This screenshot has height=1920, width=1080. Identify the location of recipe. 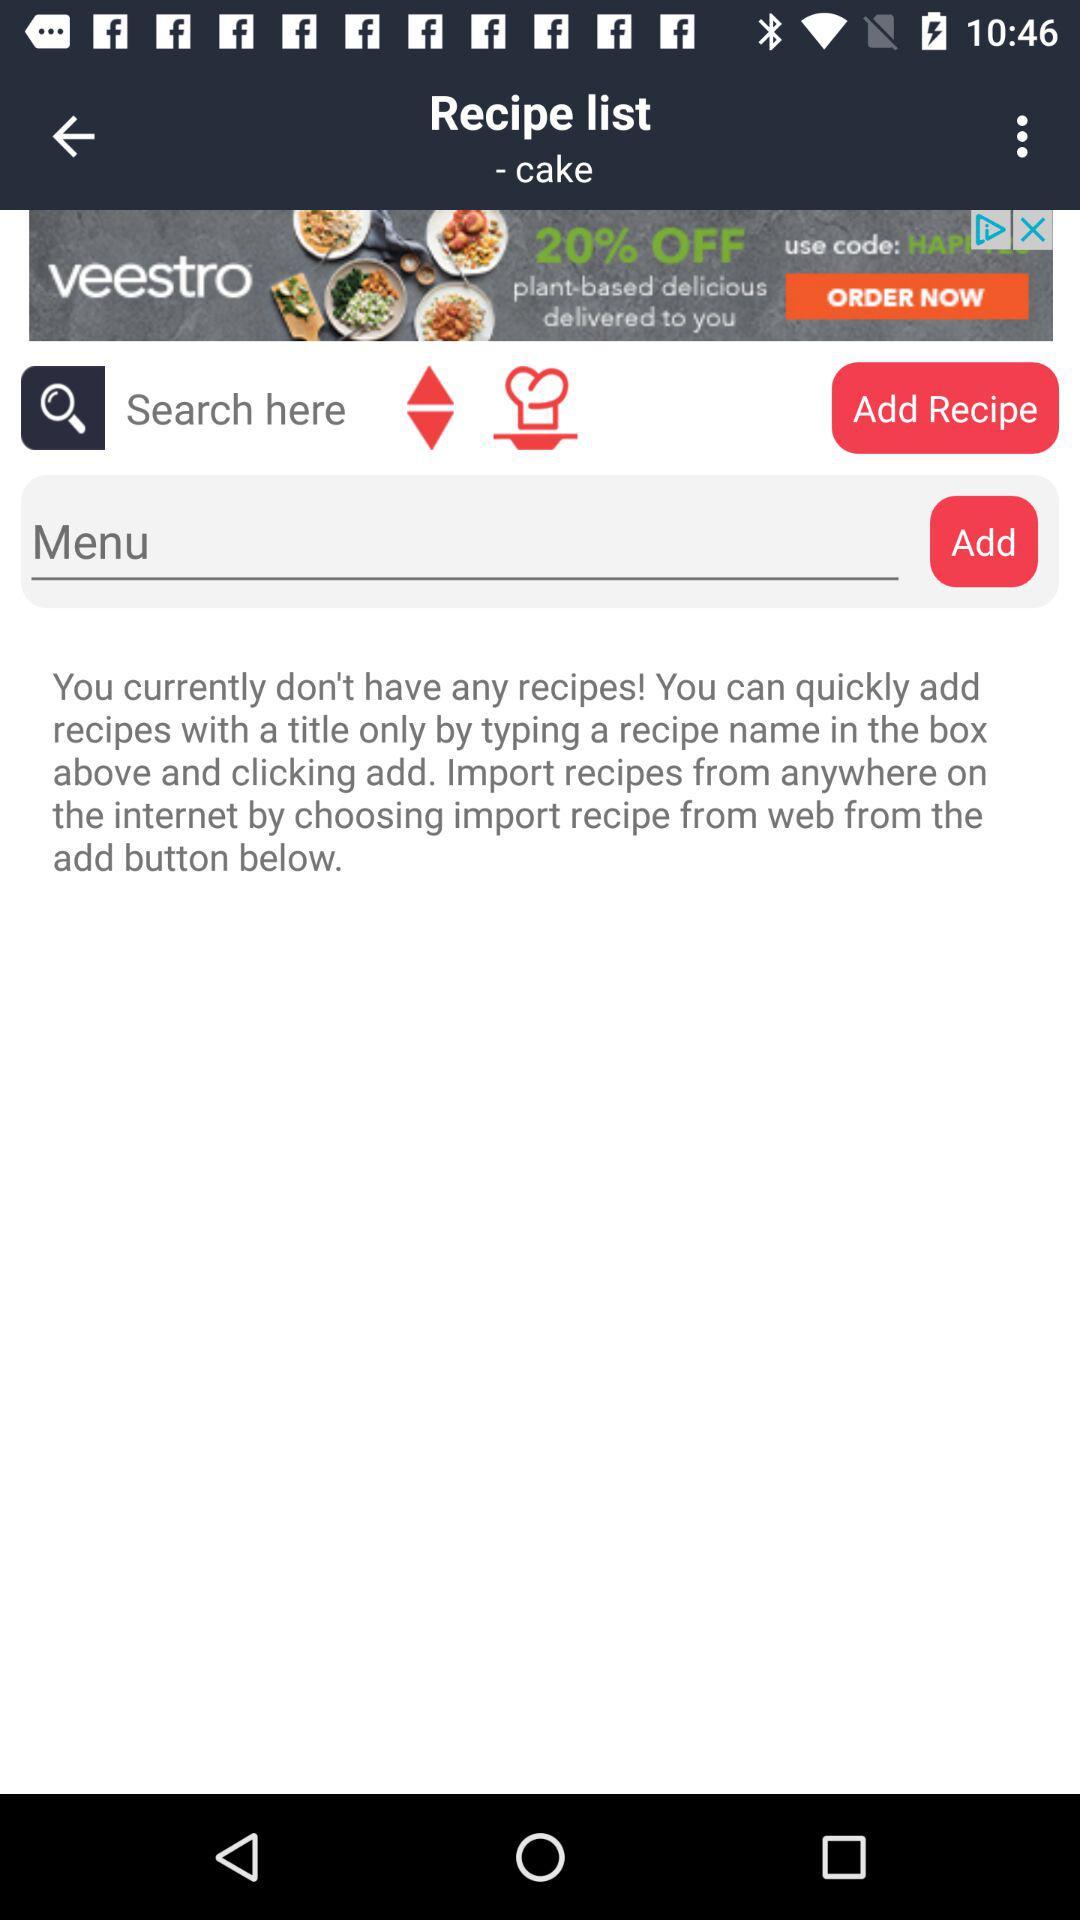
(534, 407).